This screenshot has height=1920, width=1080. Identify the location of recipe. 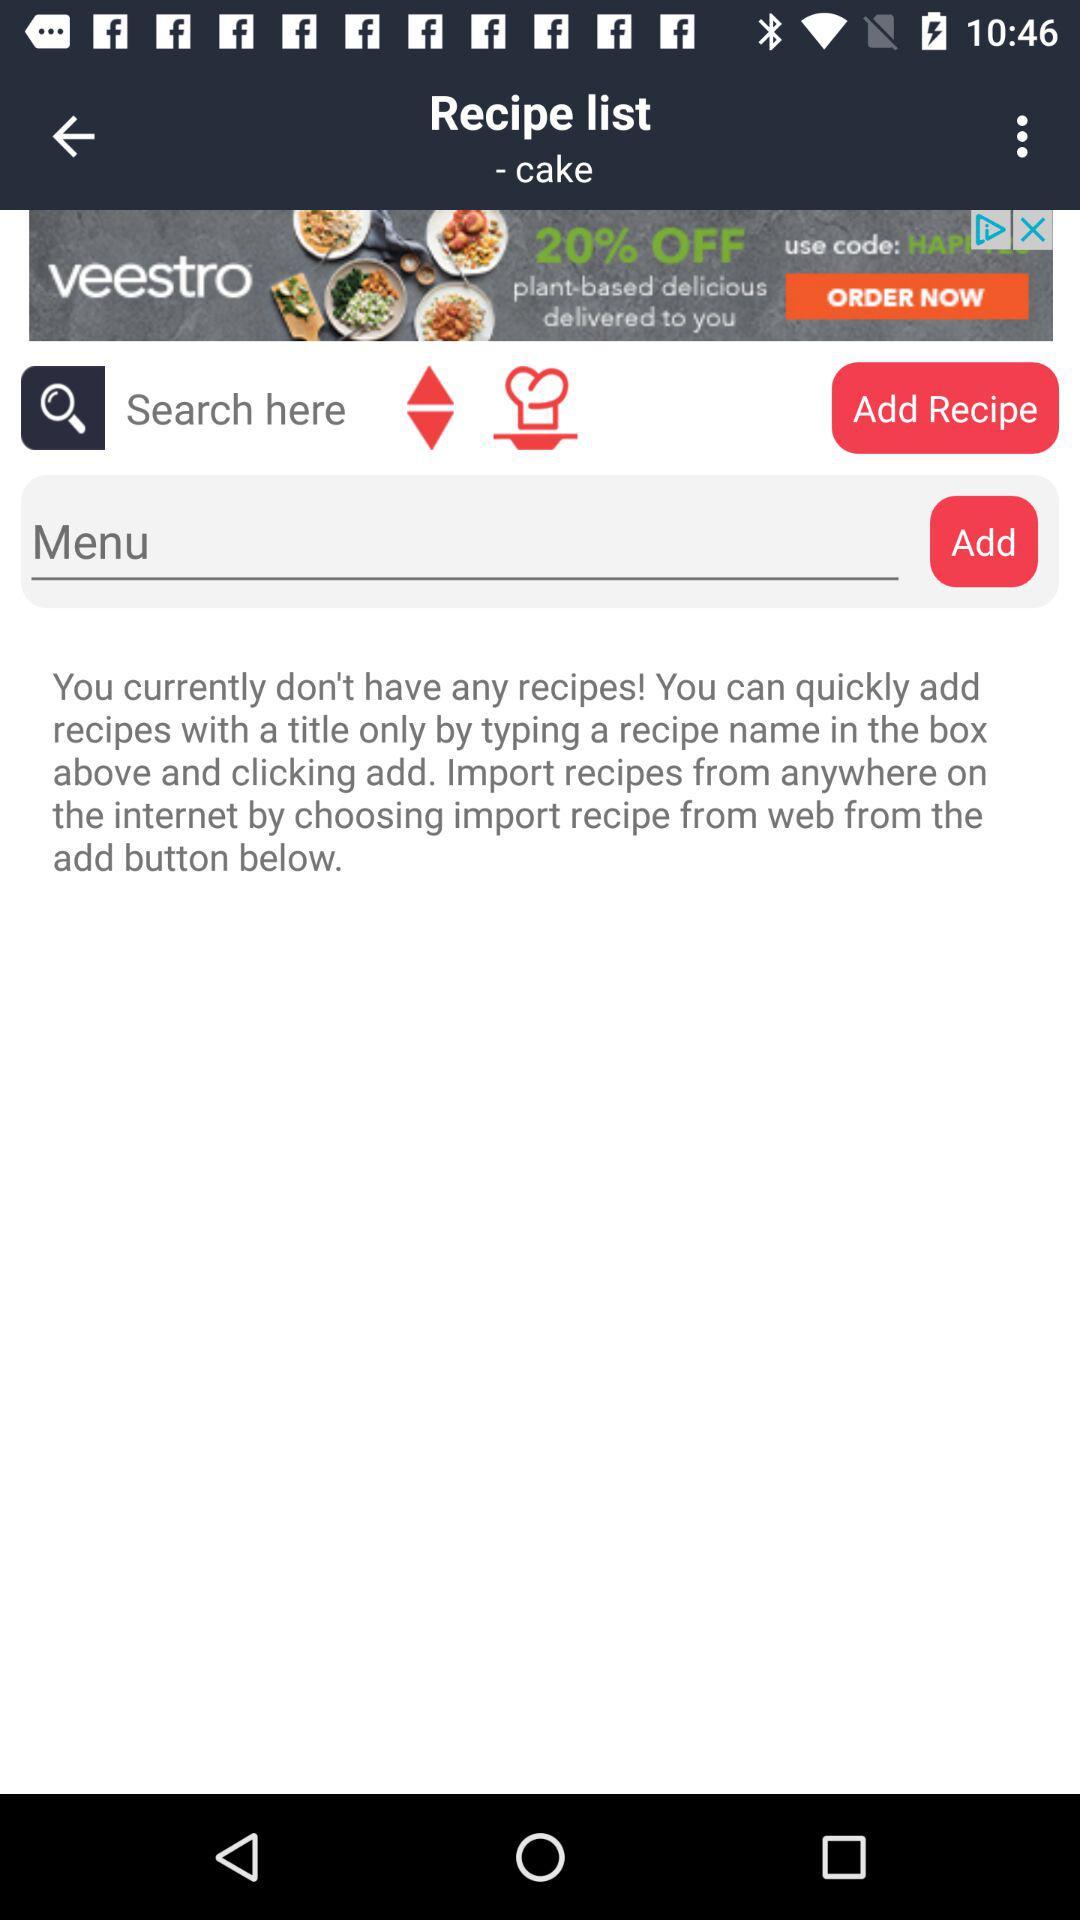
(534, 407).